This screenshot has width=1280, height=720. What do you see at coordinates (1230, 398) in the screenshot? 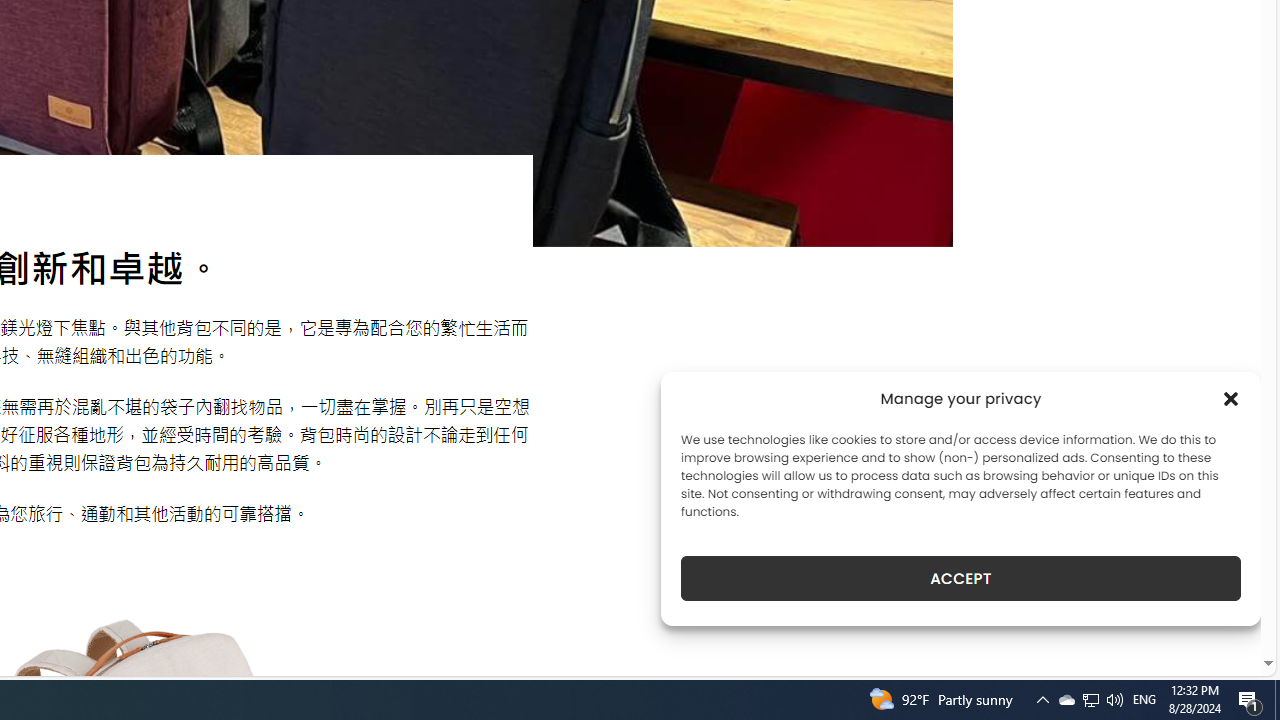
I see `'Class: cmplz-close'` at bounding box center [1230, 398].